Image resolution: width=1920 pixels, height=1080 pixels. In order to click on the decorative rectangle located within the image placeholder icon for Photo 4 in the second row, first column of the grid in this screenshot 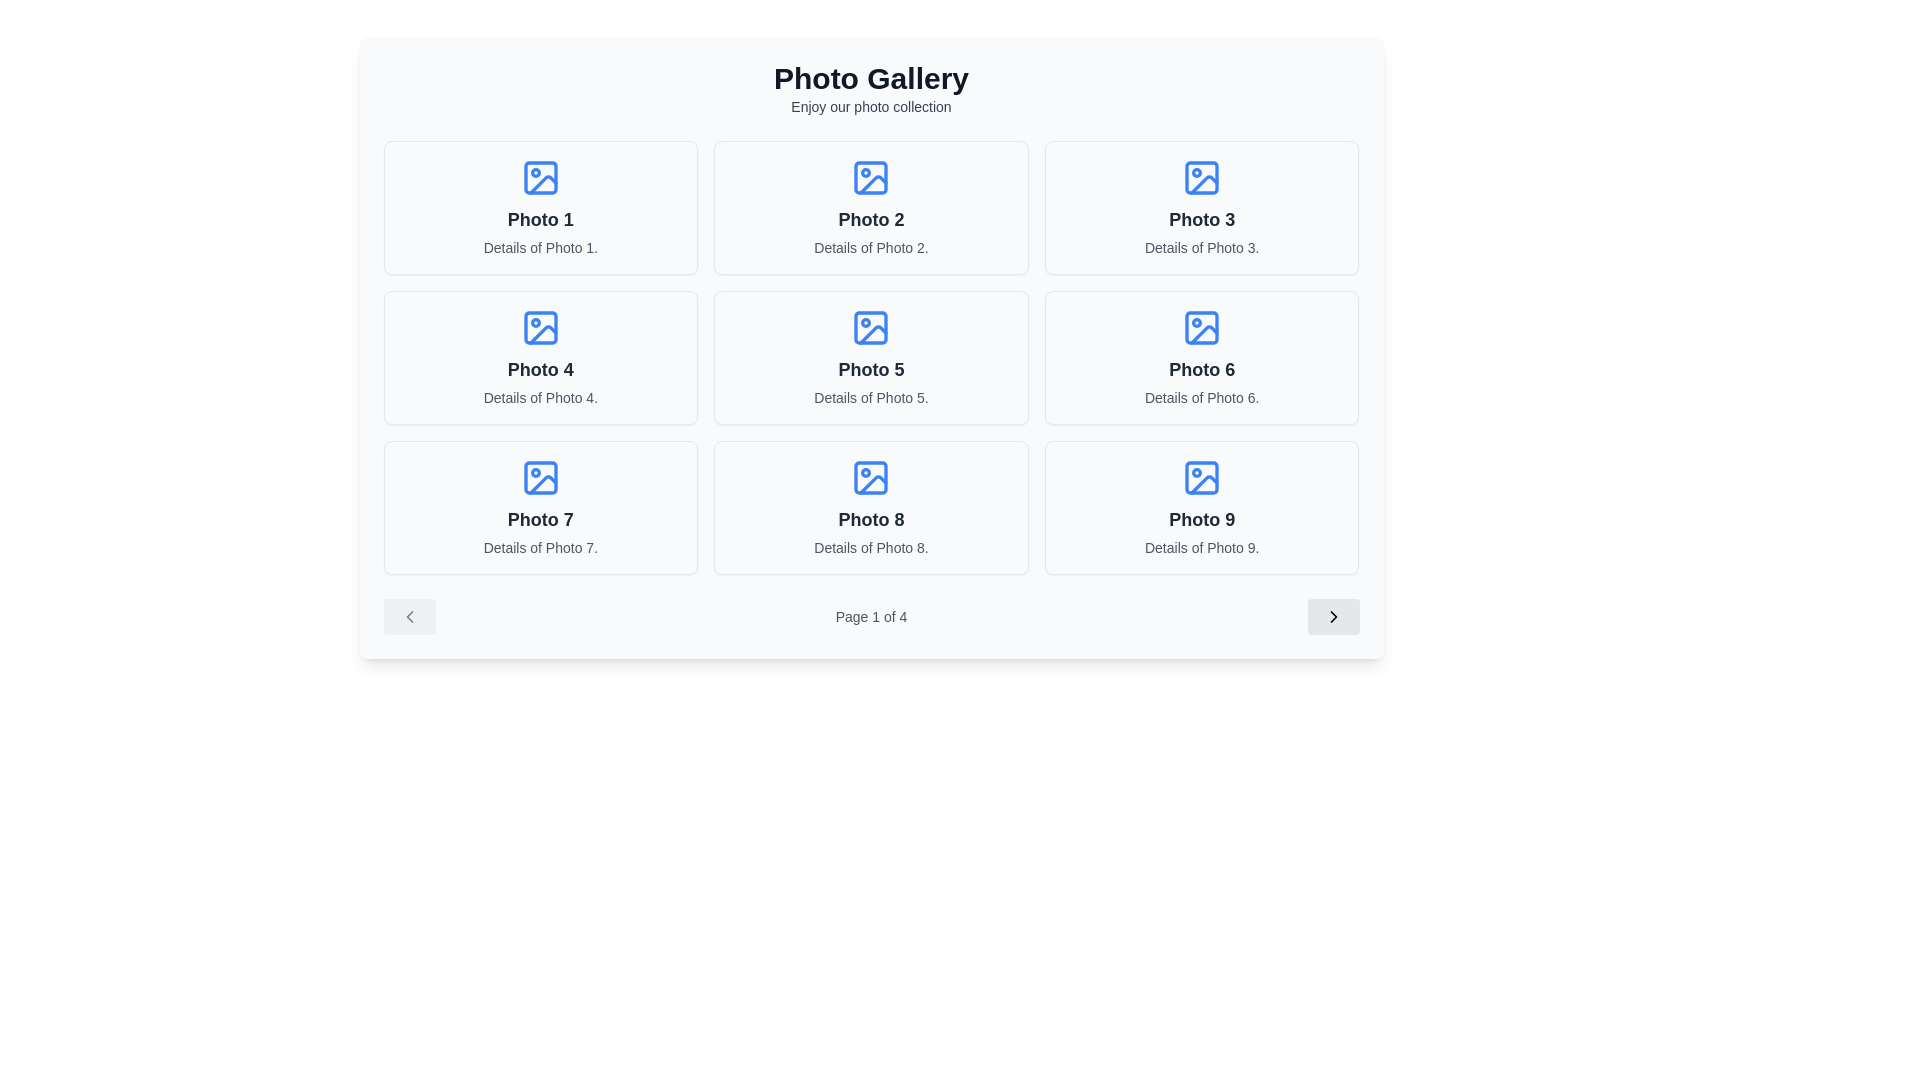, I will do `click(540, 326)`.